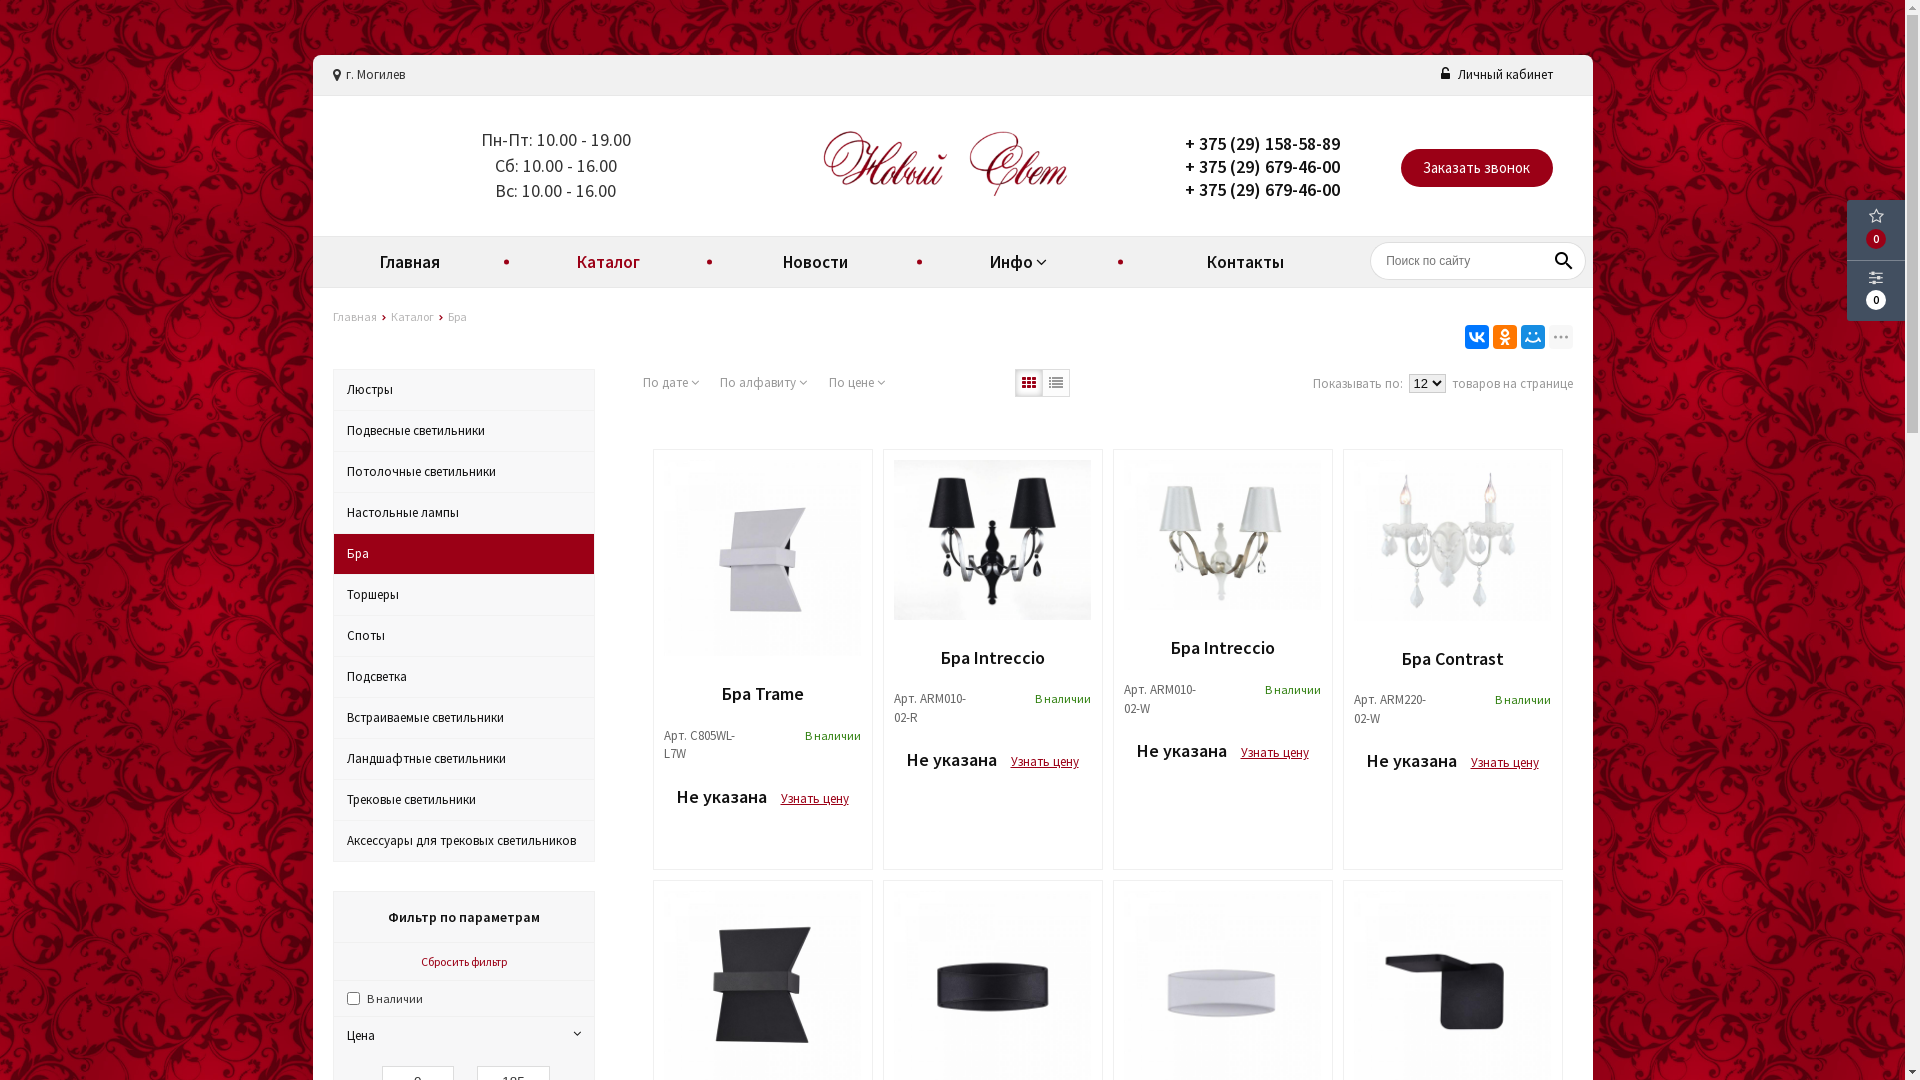 This screenshot has height=1080, width=1920. I want to click on '+ 375 (29) 158-58-89', so click(1261, 142).